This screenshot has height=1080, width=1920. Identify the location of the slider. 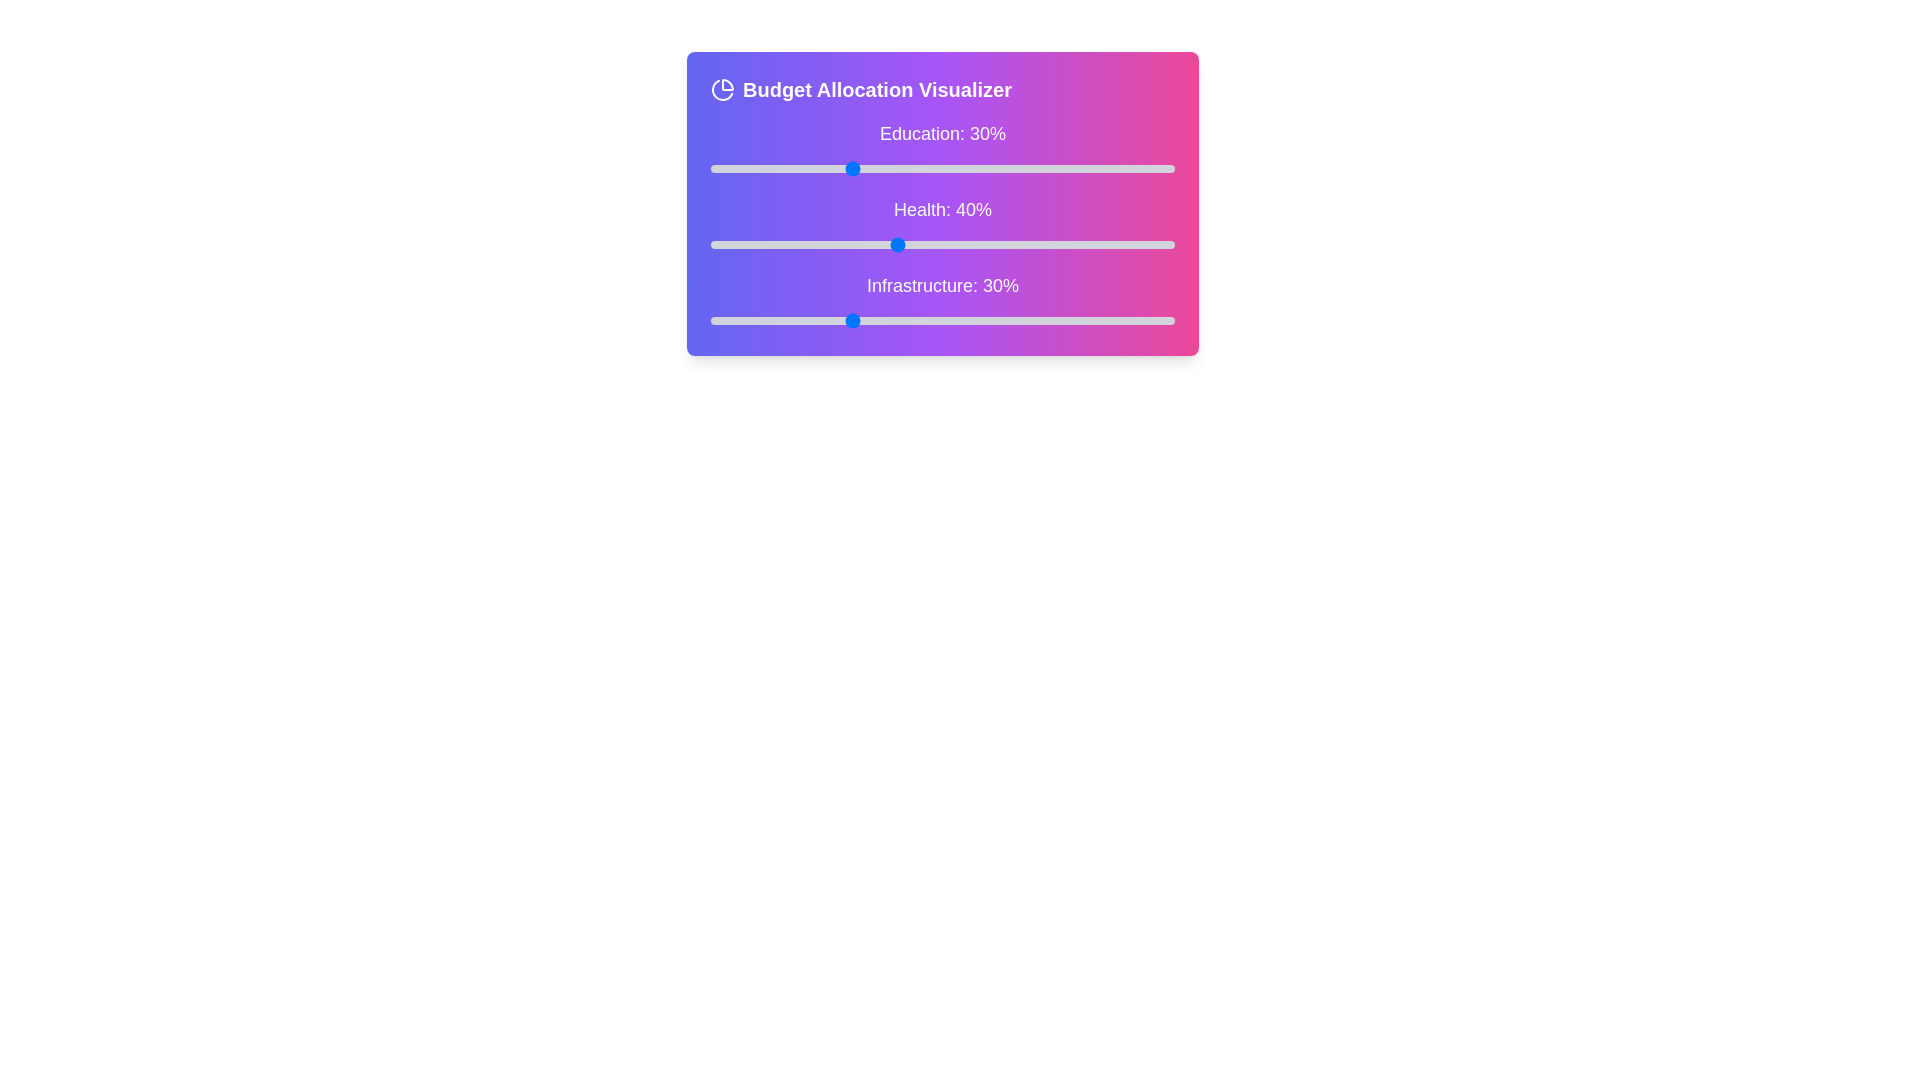
(1128, 319).